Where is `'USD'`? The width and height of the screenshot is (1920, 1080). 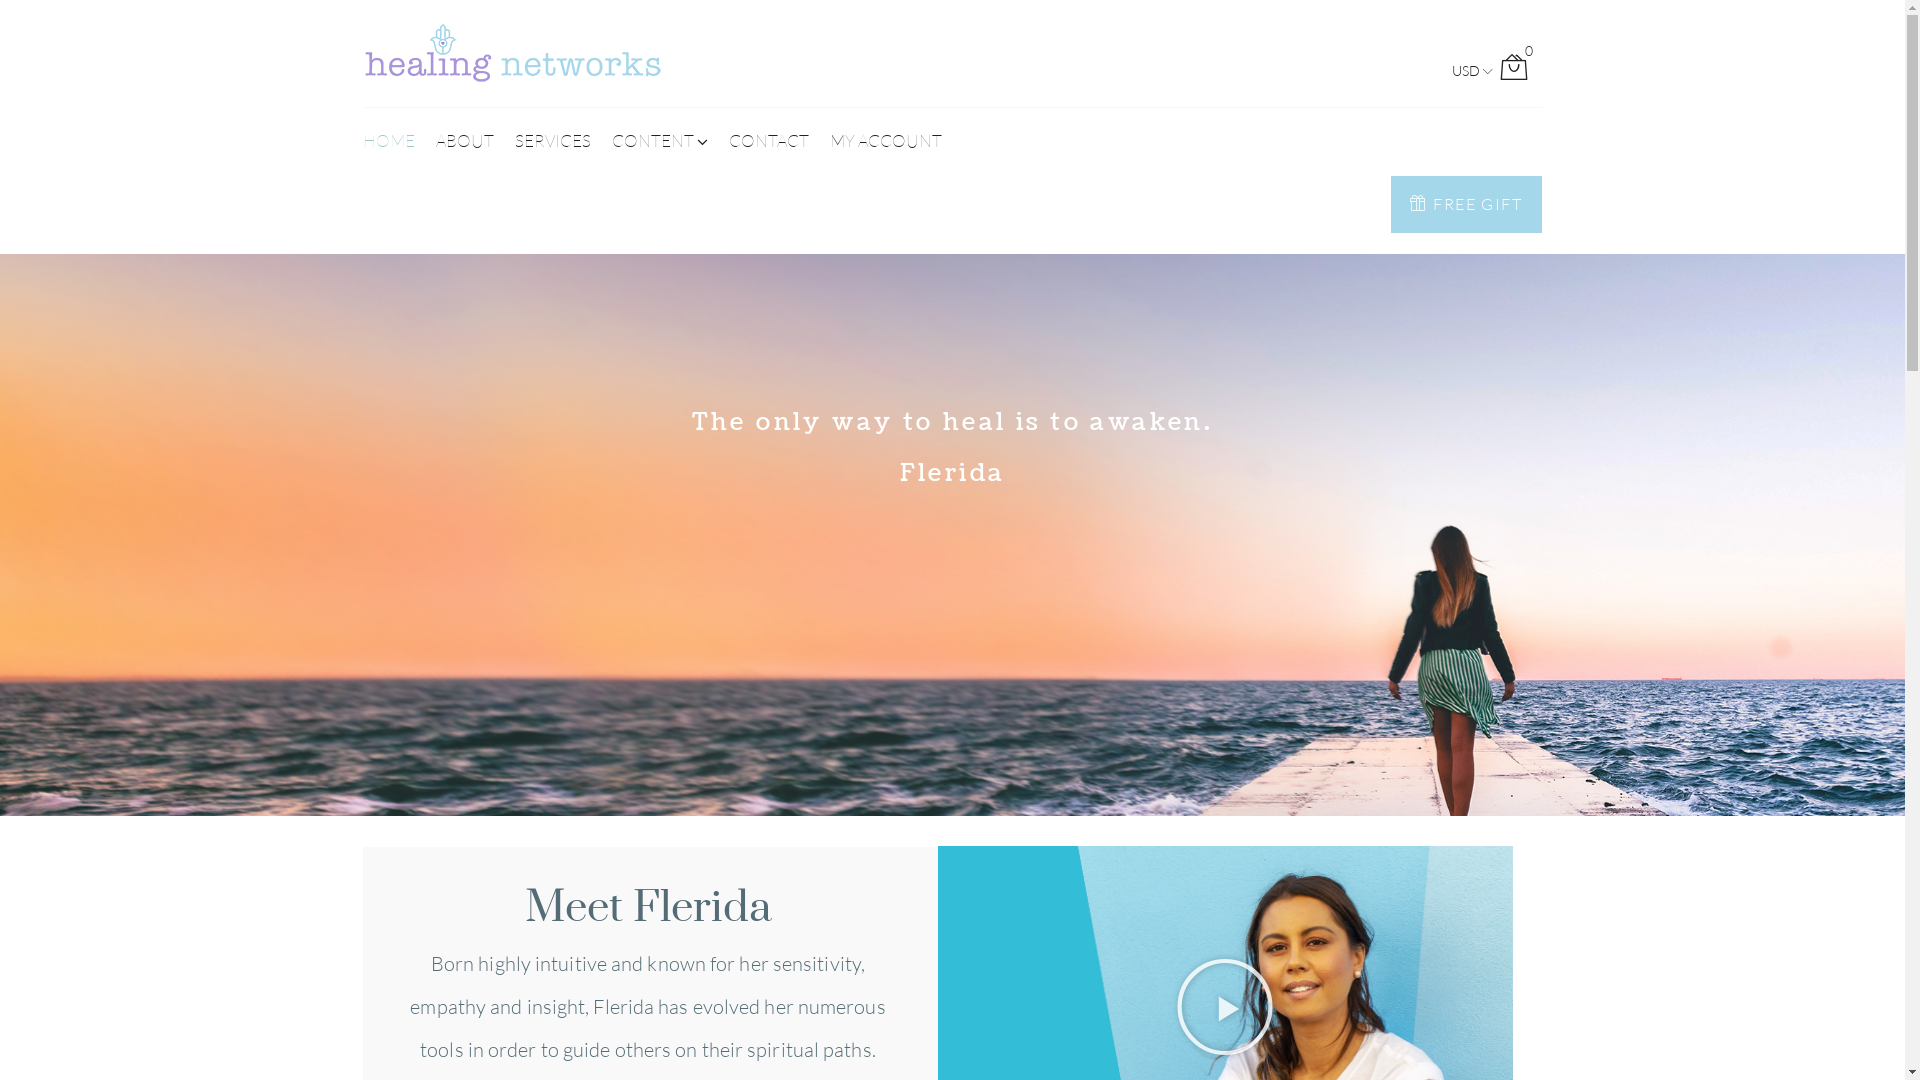 'USD' is located at coordinates (1464, 70).